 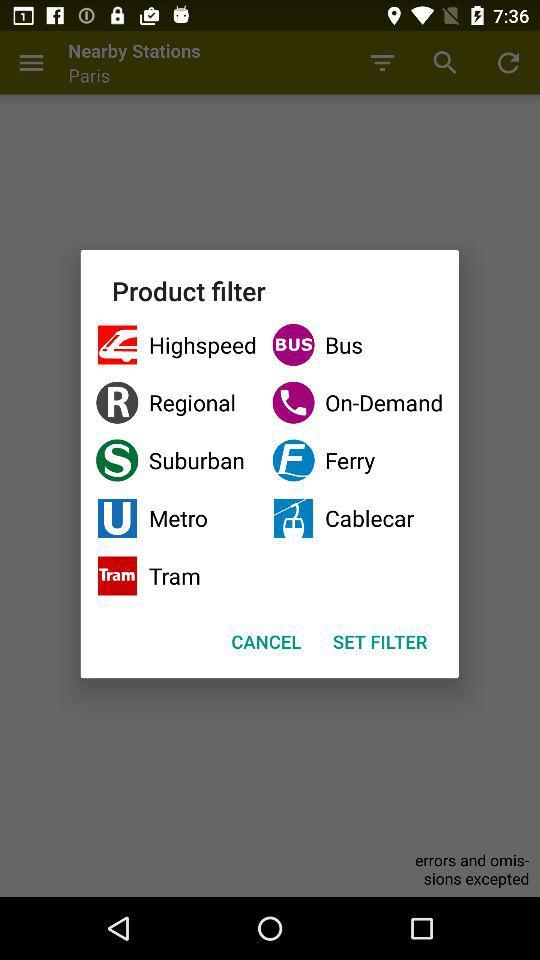 What do you see at coordinates (176, 576) in the screenshot?
I see `item above cancel icon` at bounding box center [176, 576].